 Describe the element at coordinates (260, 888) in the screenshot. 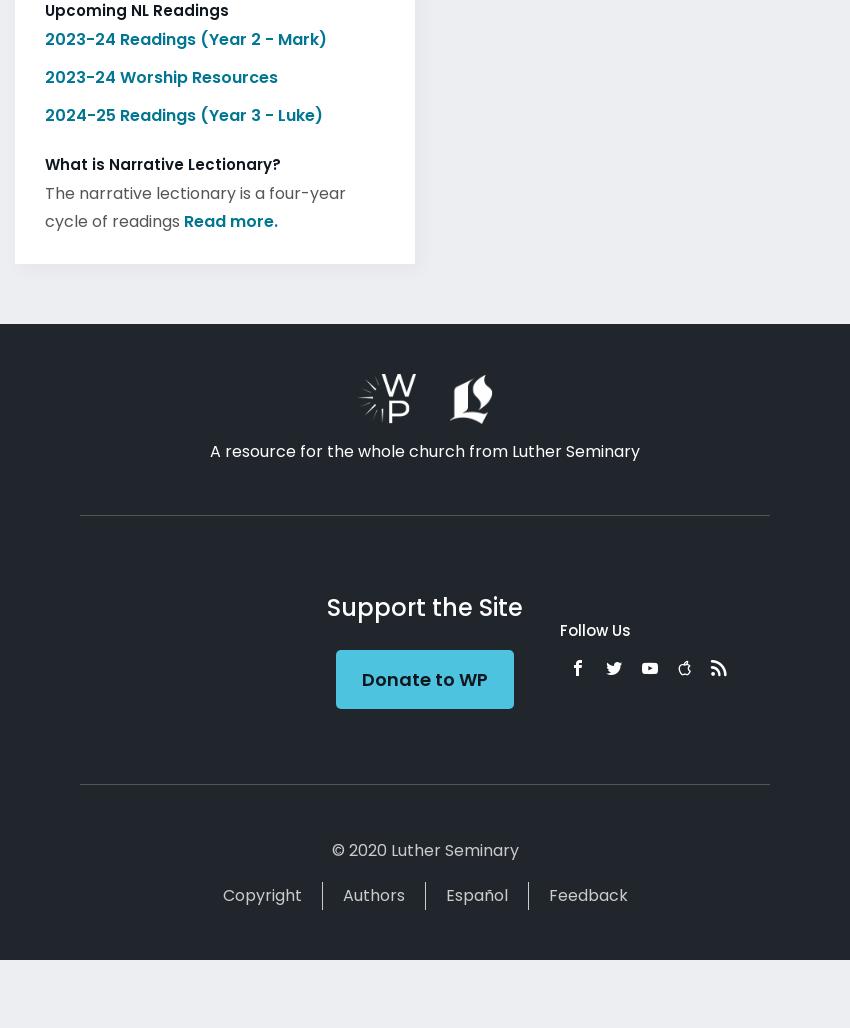

I see `'Copyright'` at that location.